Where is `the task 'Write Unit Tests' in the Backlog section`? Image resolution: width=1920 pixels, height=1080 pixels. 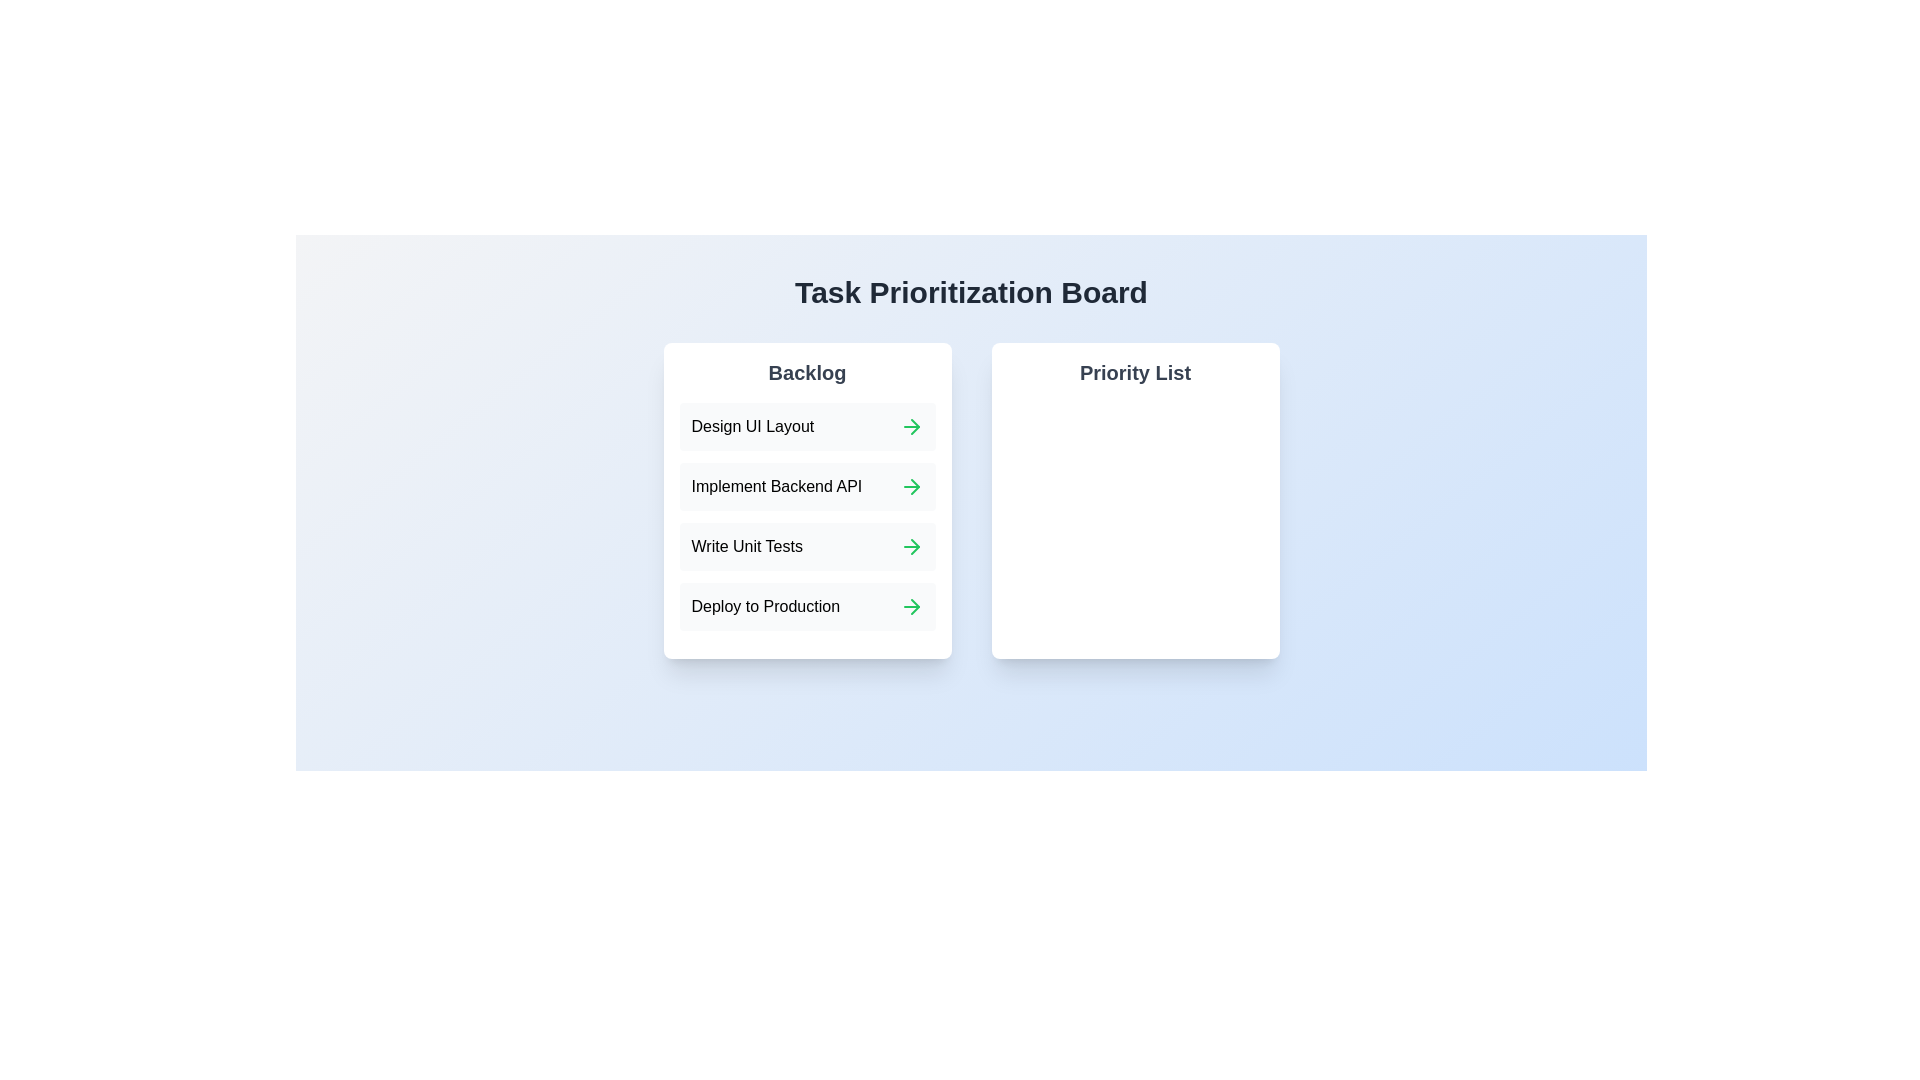
the task 'Write Unit Tests' in the Backlog section is located at coordinates (751, 547).